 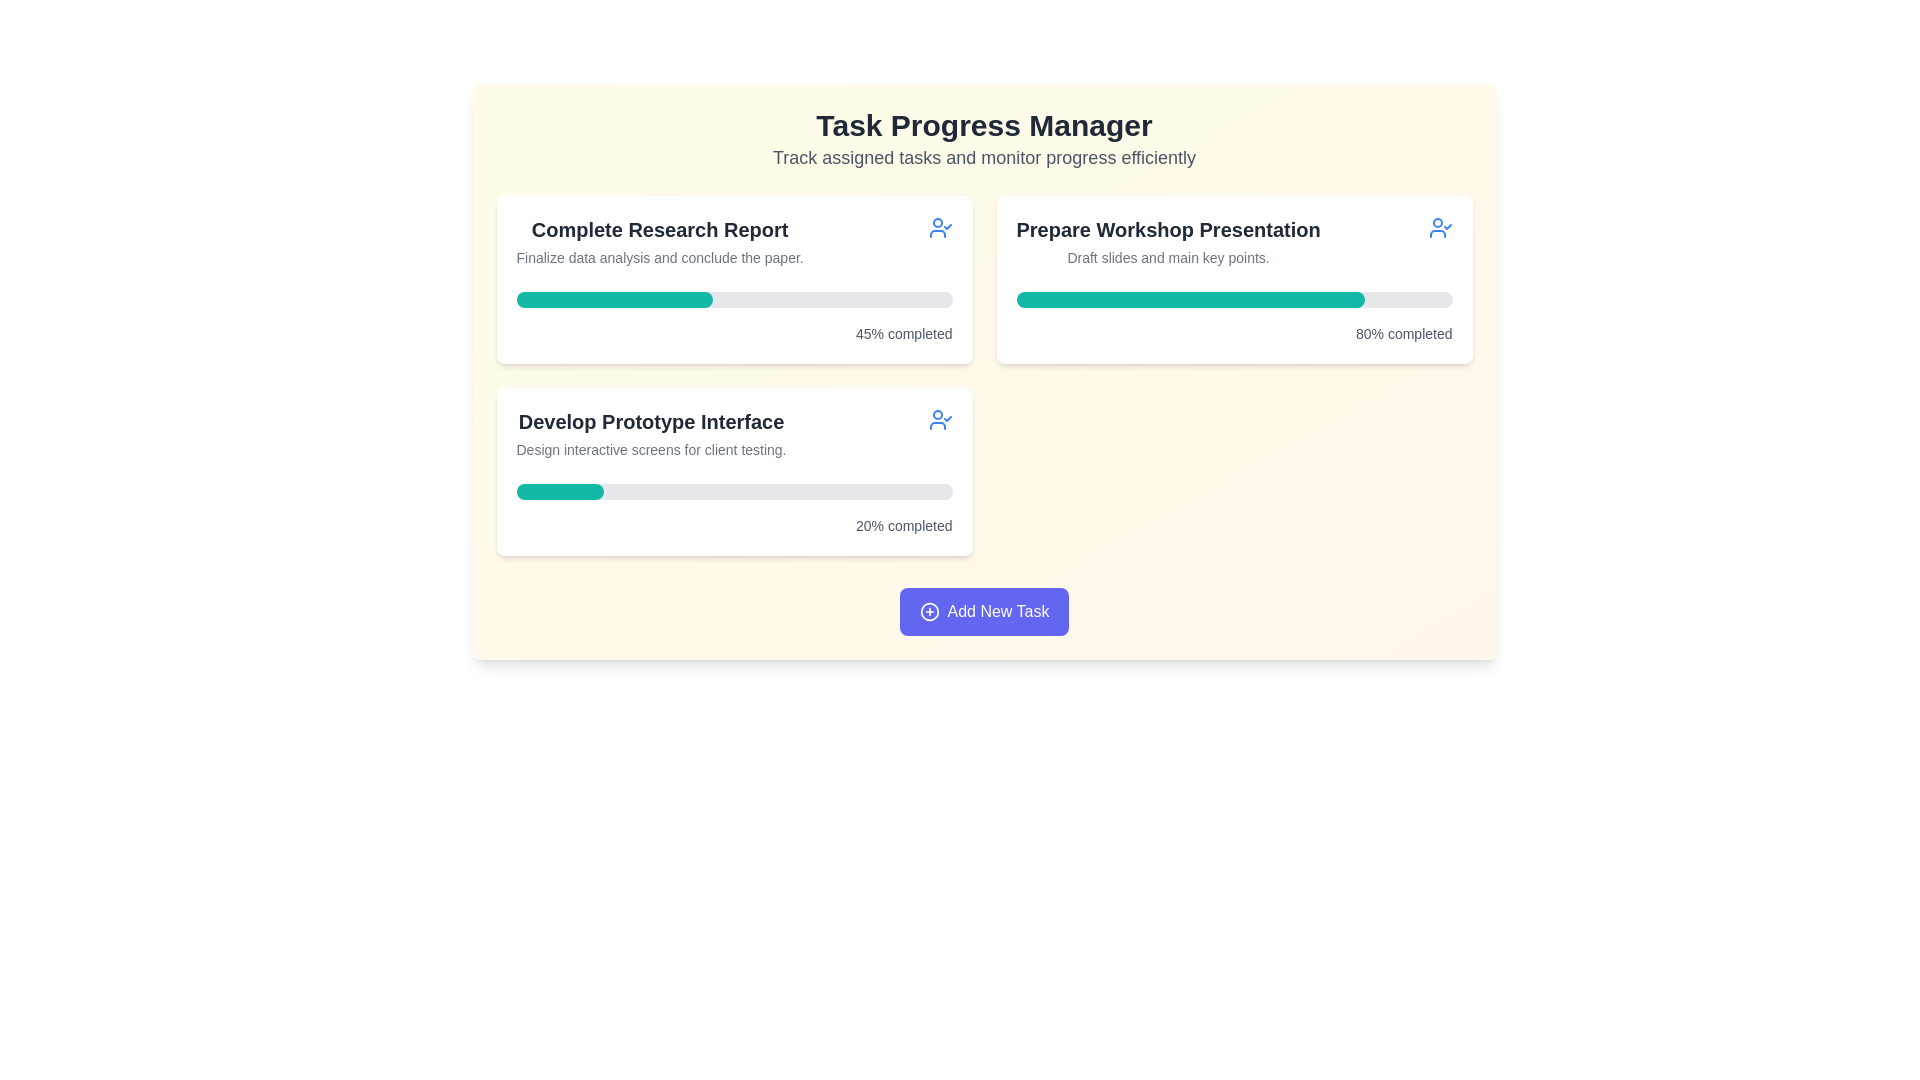 What do you see at coordinates (1233, 300) in the screenshot?
I see `the progress bar indicating 80% completion for the task 'Prepare Workshop Presentation', which is located beneath the description 'Draft slides and main key points.'` at bounding box center [1233, 300].